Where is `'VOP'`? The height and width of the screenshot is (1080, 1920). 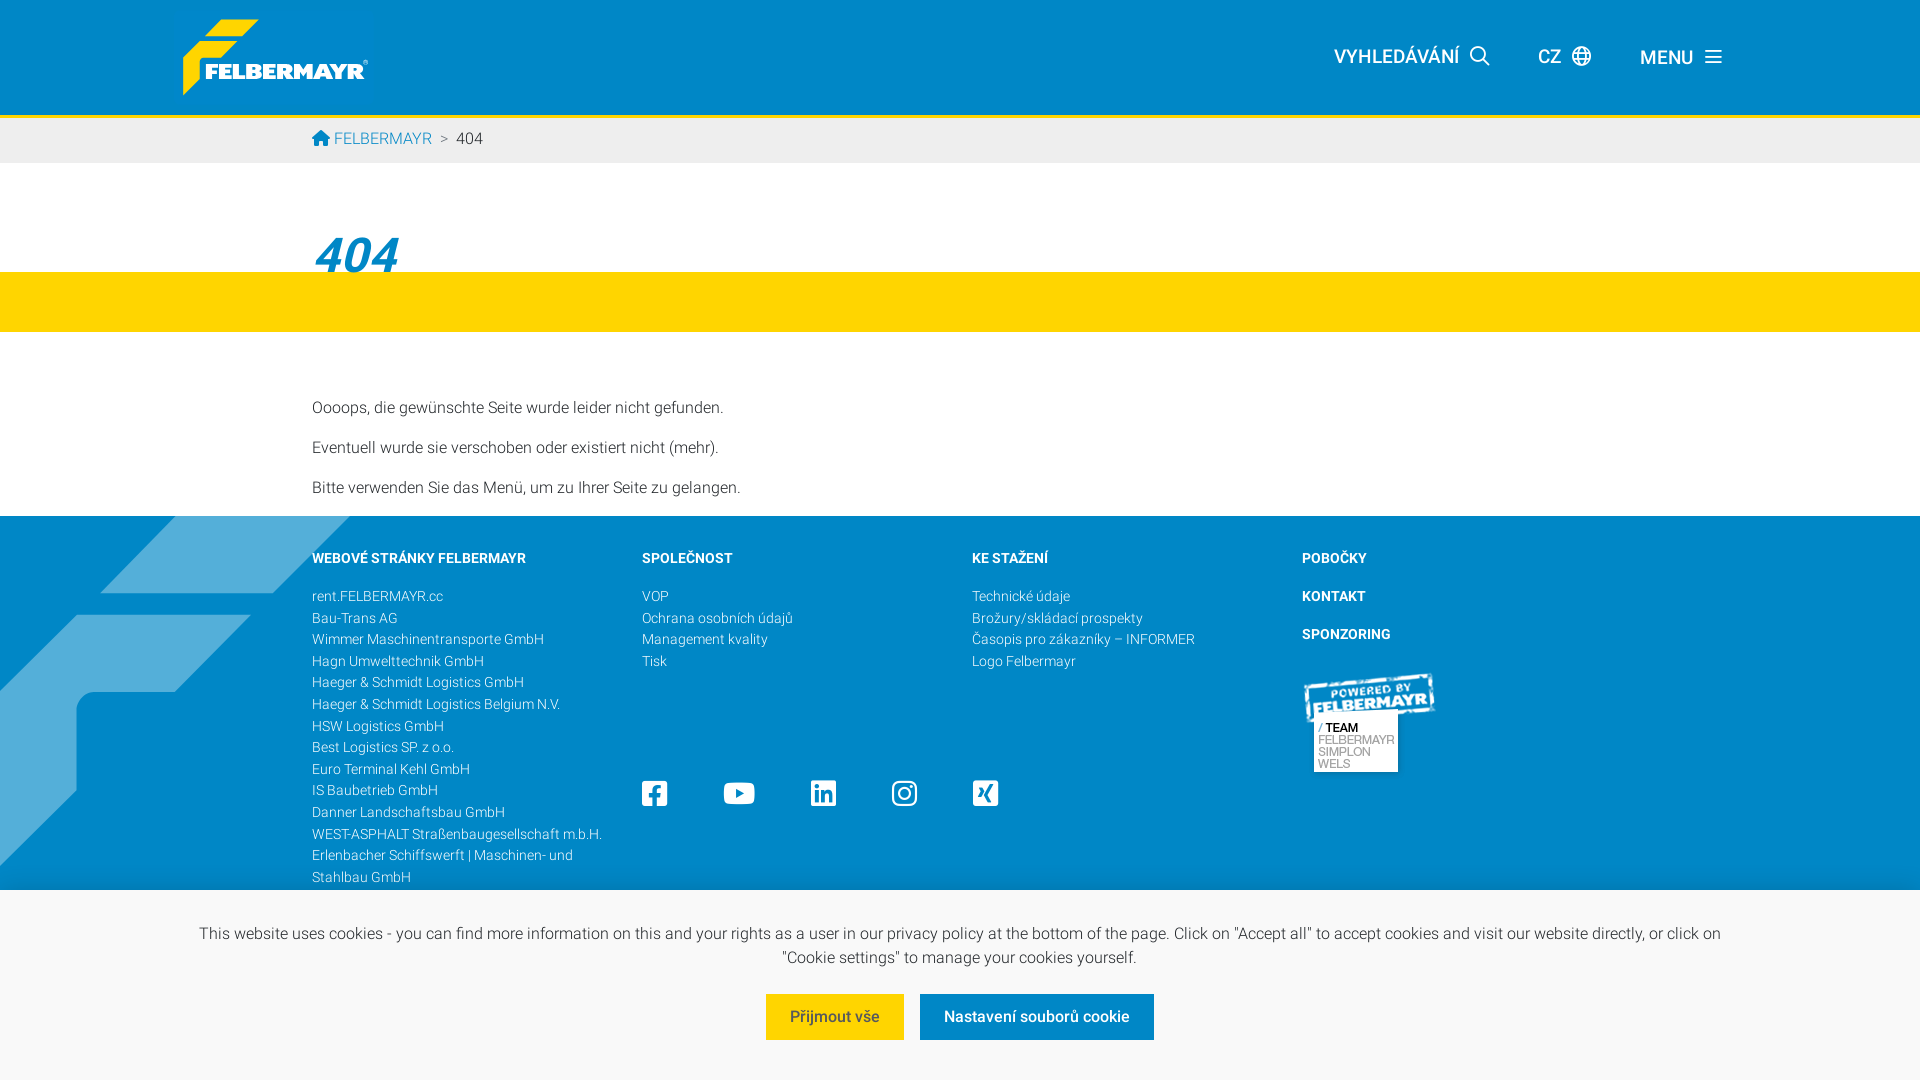 'VOP' is located at coordinates (655, 595).